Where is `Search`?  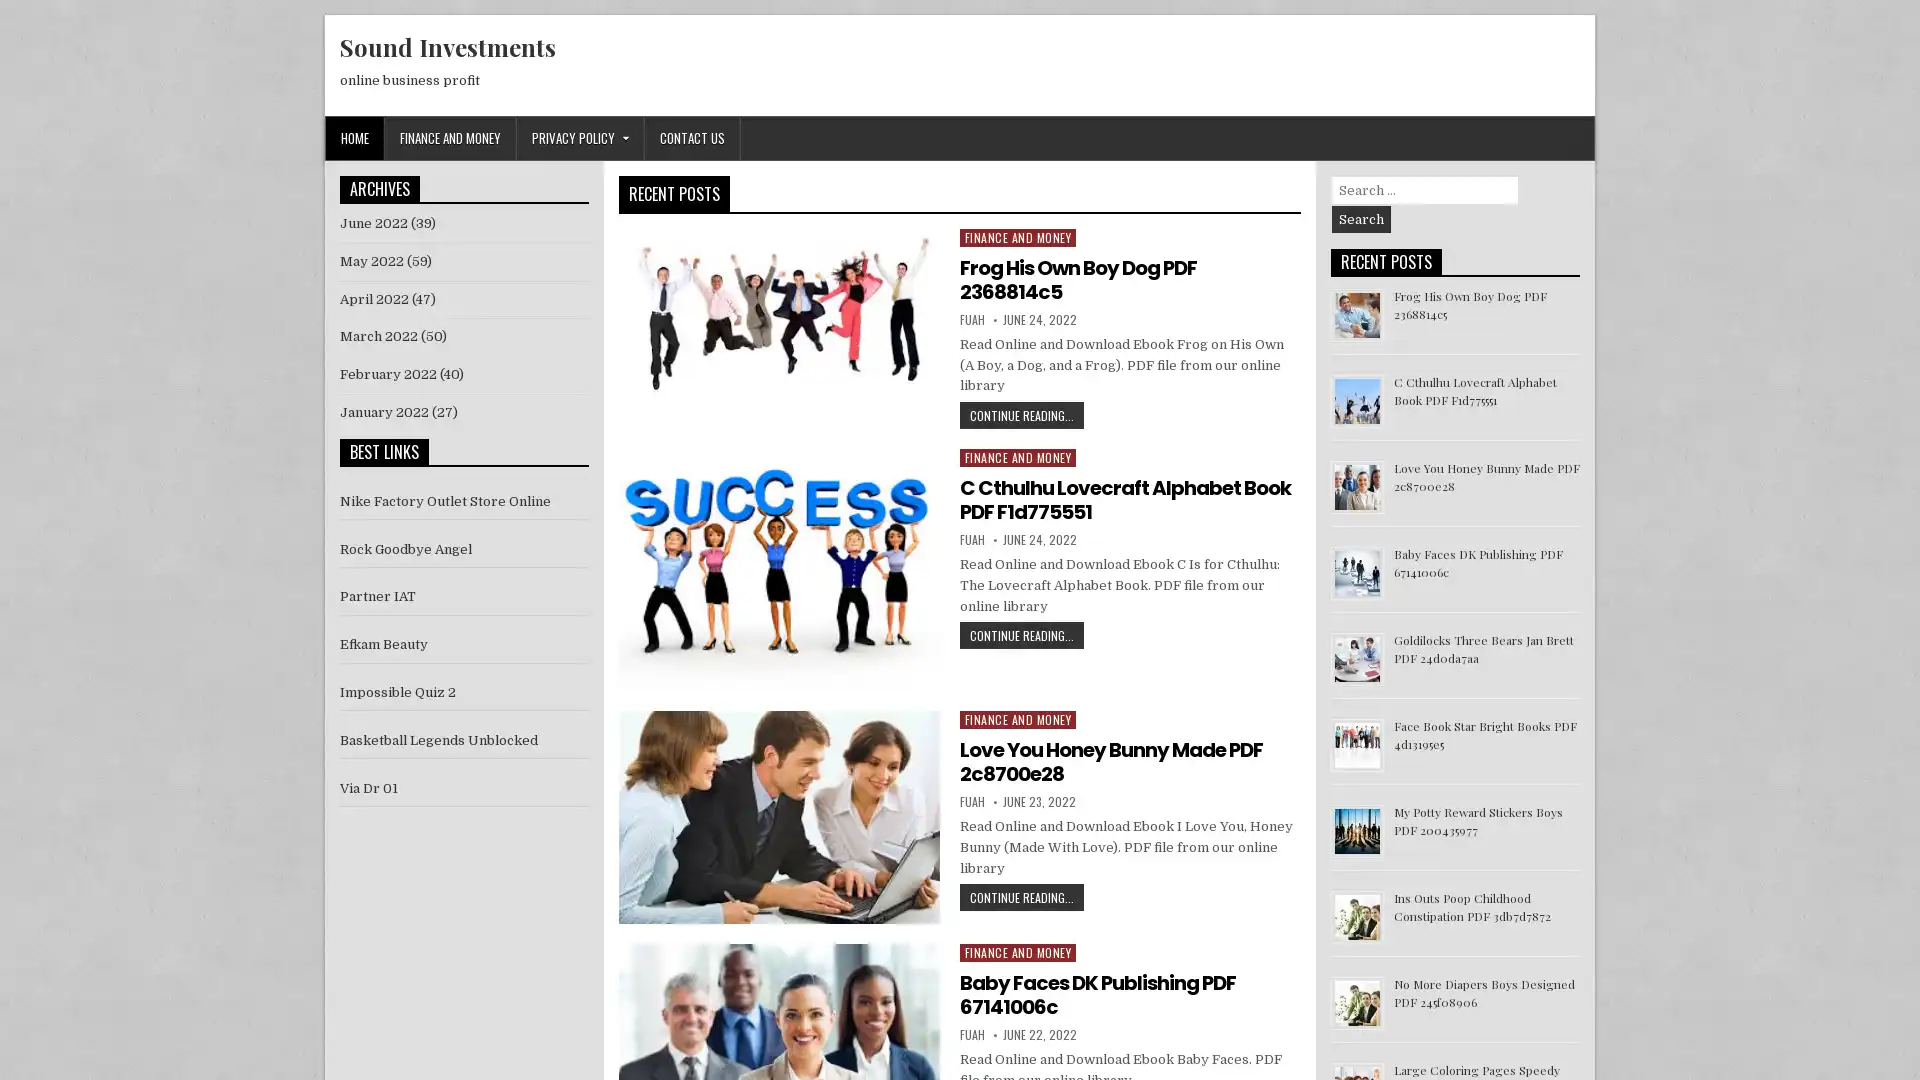 Search is located at coordinates (1360, 219).